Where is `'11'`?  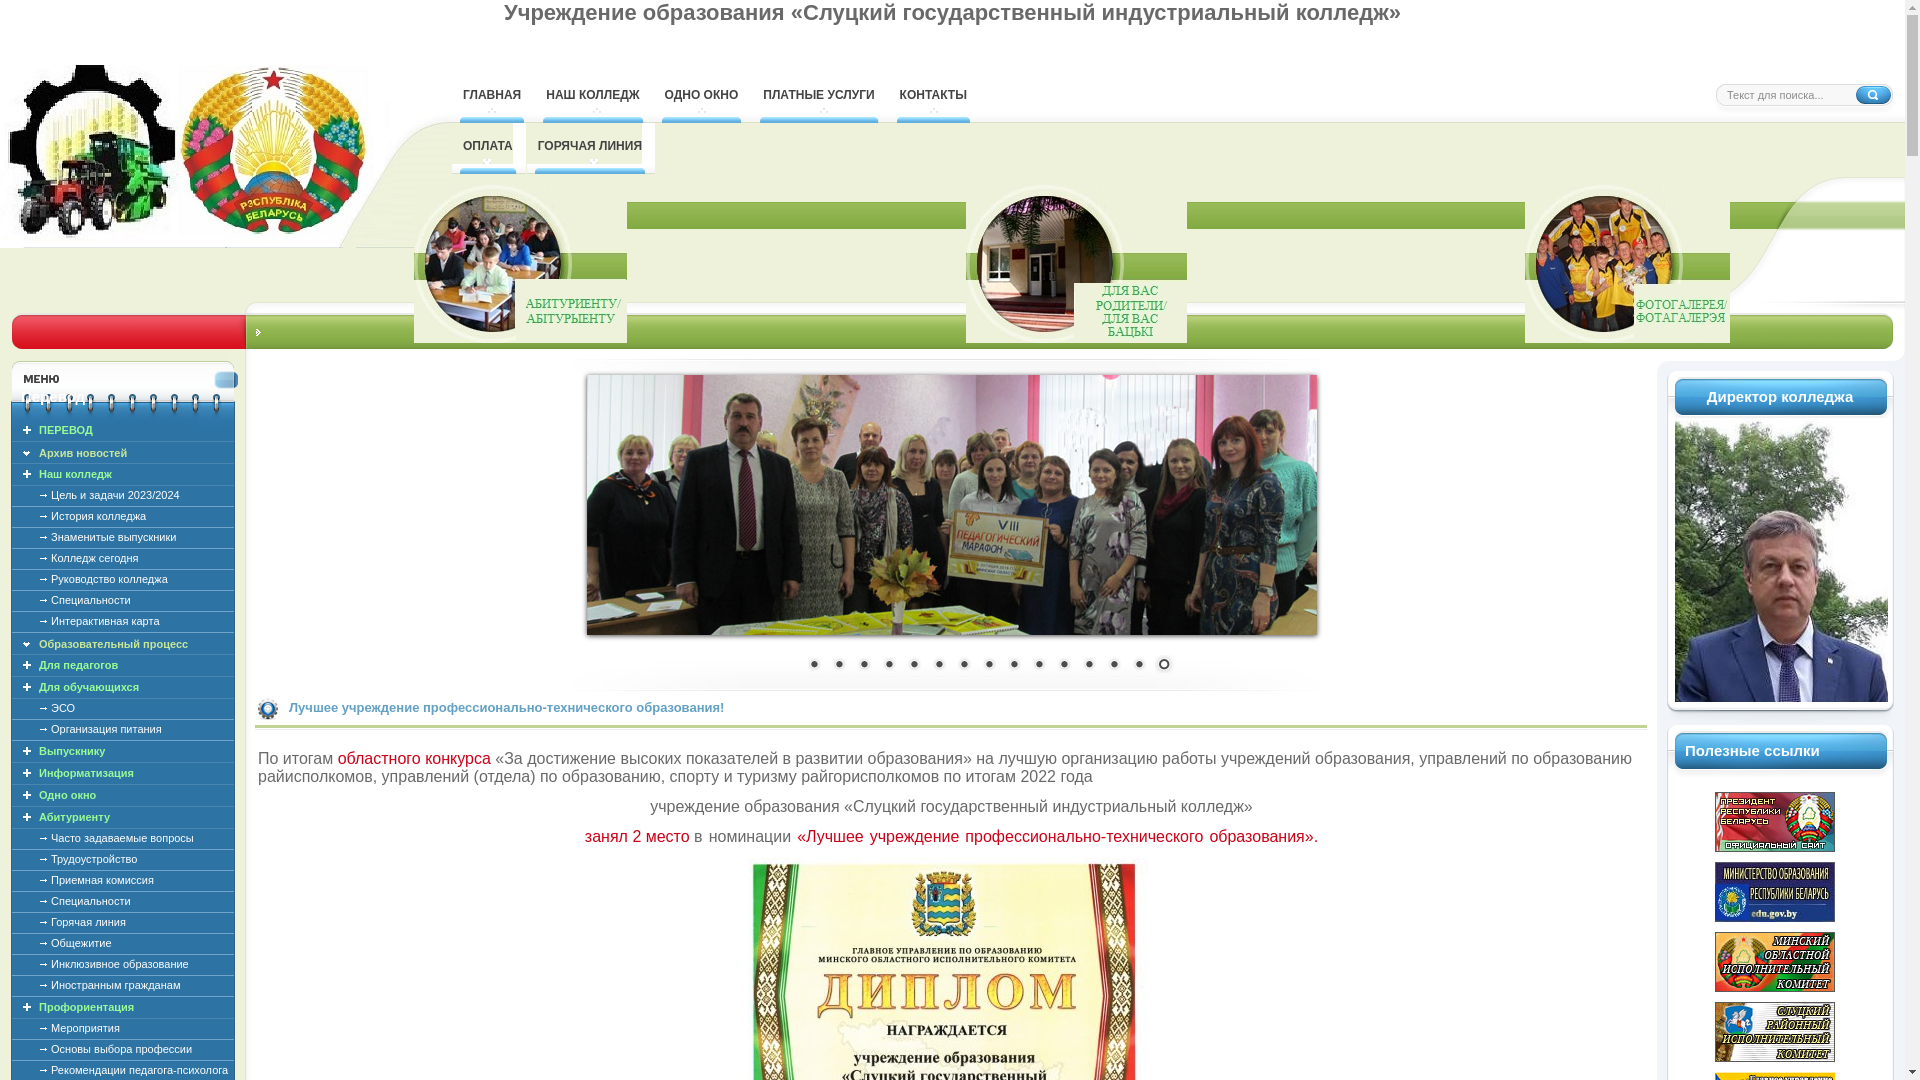 '11' is located at coordinates (1050, 666).